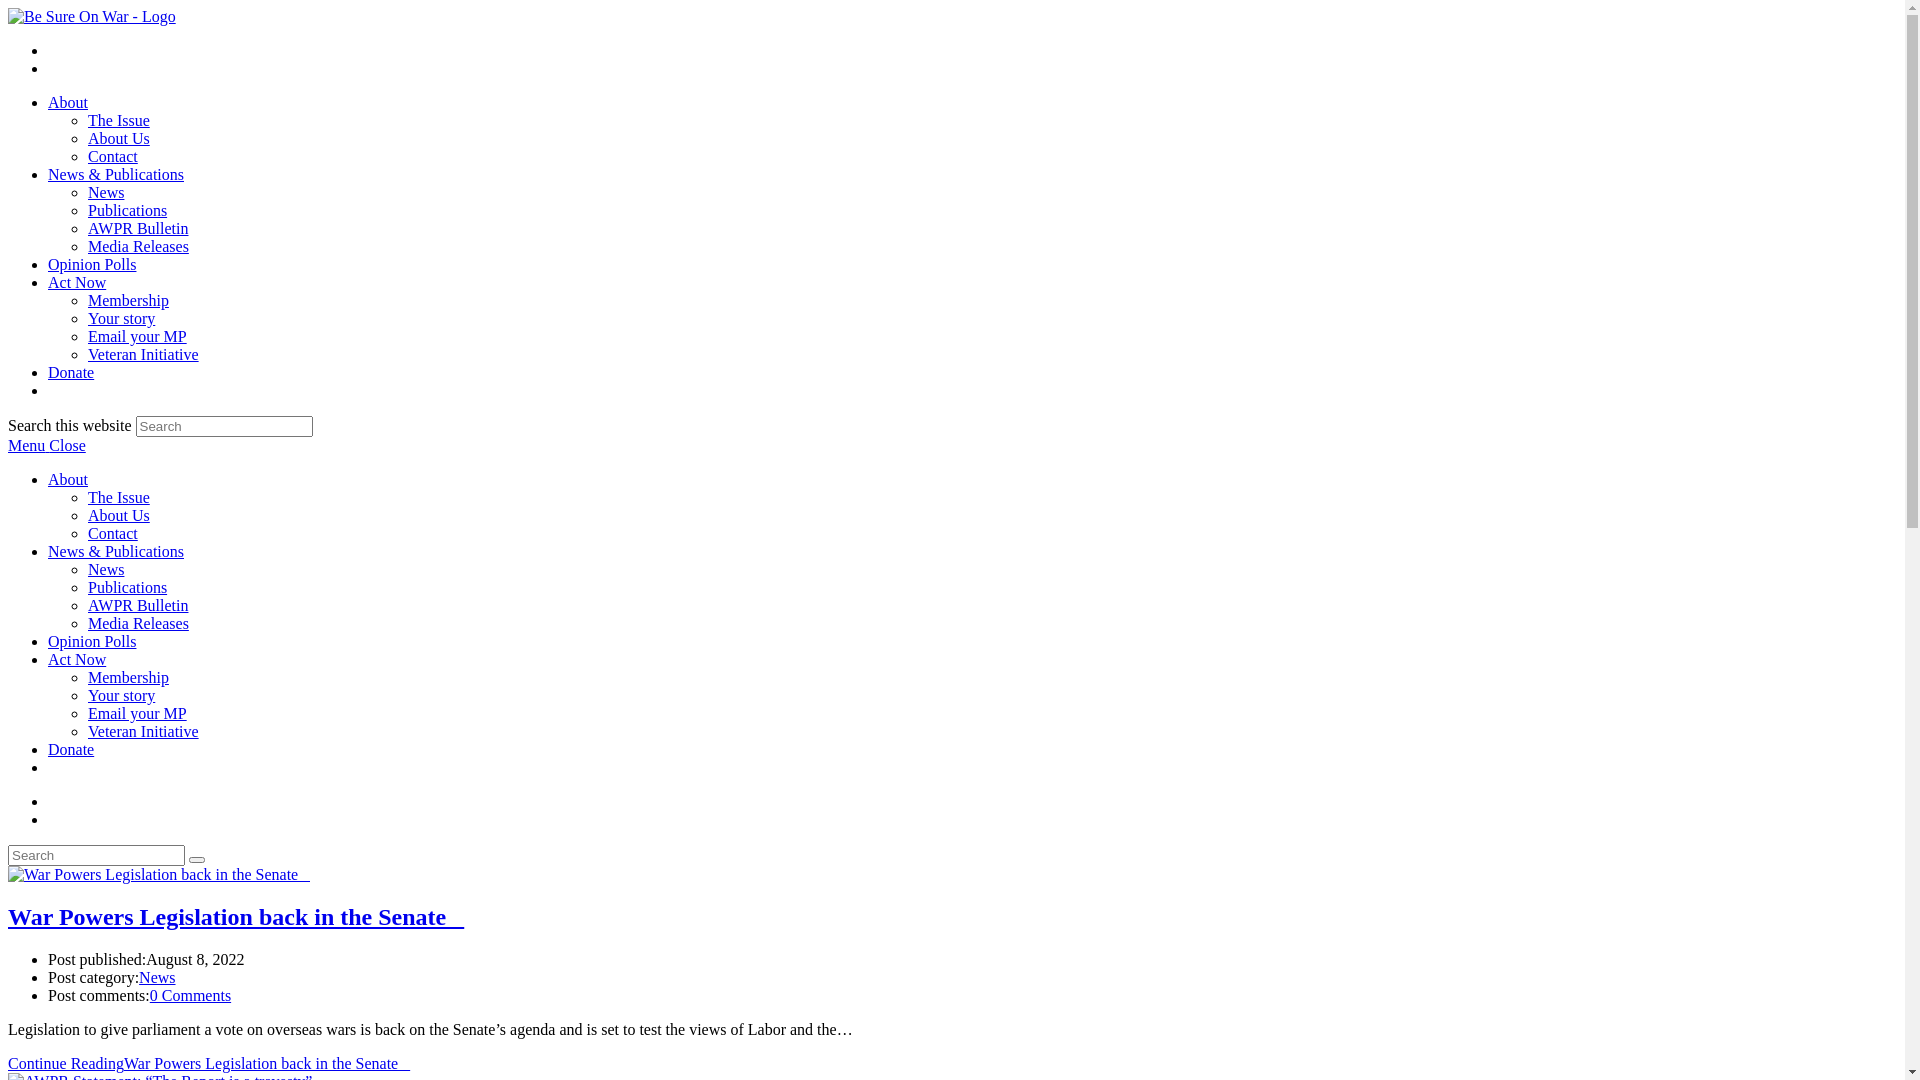 The image size is (1920, 1080). I want to click on 'Opinion Polls', so click(48, 263).